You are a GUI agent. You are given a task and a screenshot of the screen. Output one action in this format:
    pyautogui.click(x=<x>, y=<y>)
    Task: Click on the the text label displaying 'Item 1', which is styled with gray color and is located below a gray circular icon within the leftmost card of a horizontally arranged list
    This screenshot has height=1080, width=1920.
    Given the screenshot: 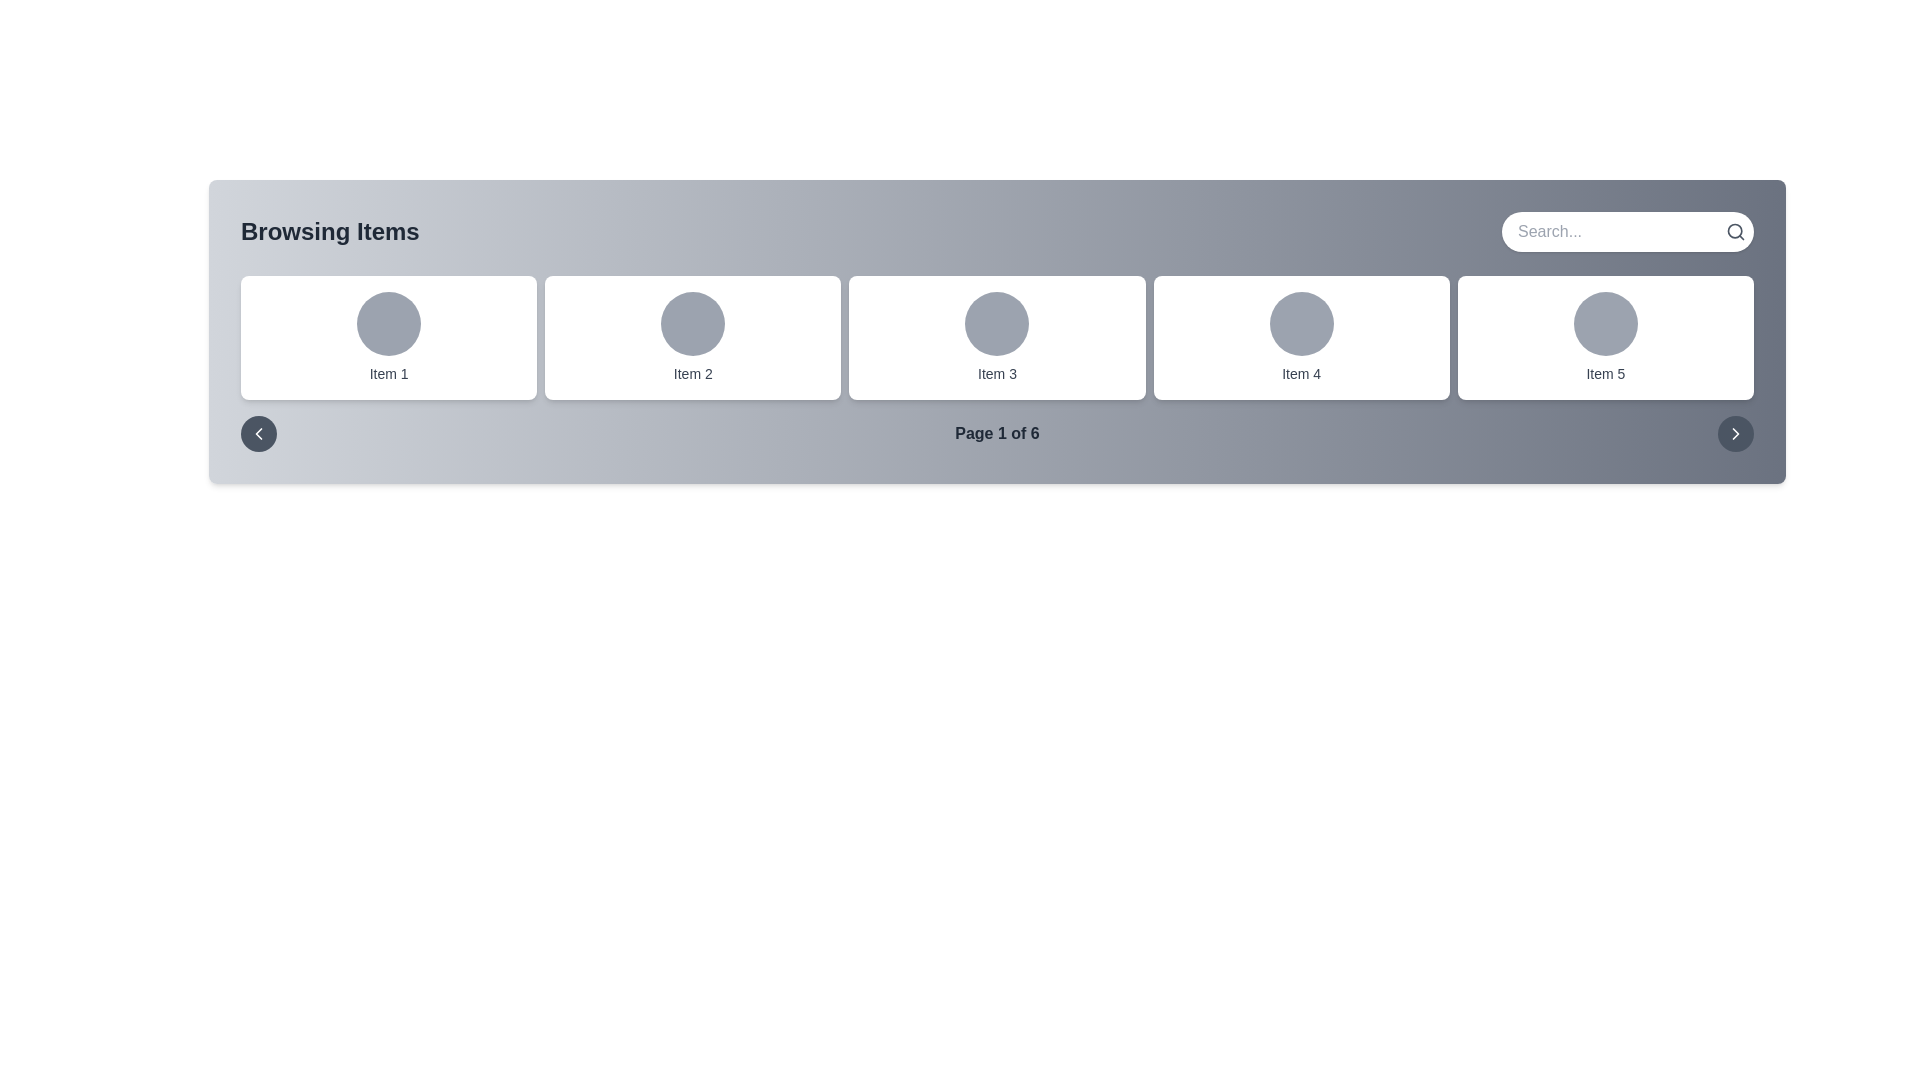 What is the action you would take?
    pyautogui.click(x=389, y=374)
    